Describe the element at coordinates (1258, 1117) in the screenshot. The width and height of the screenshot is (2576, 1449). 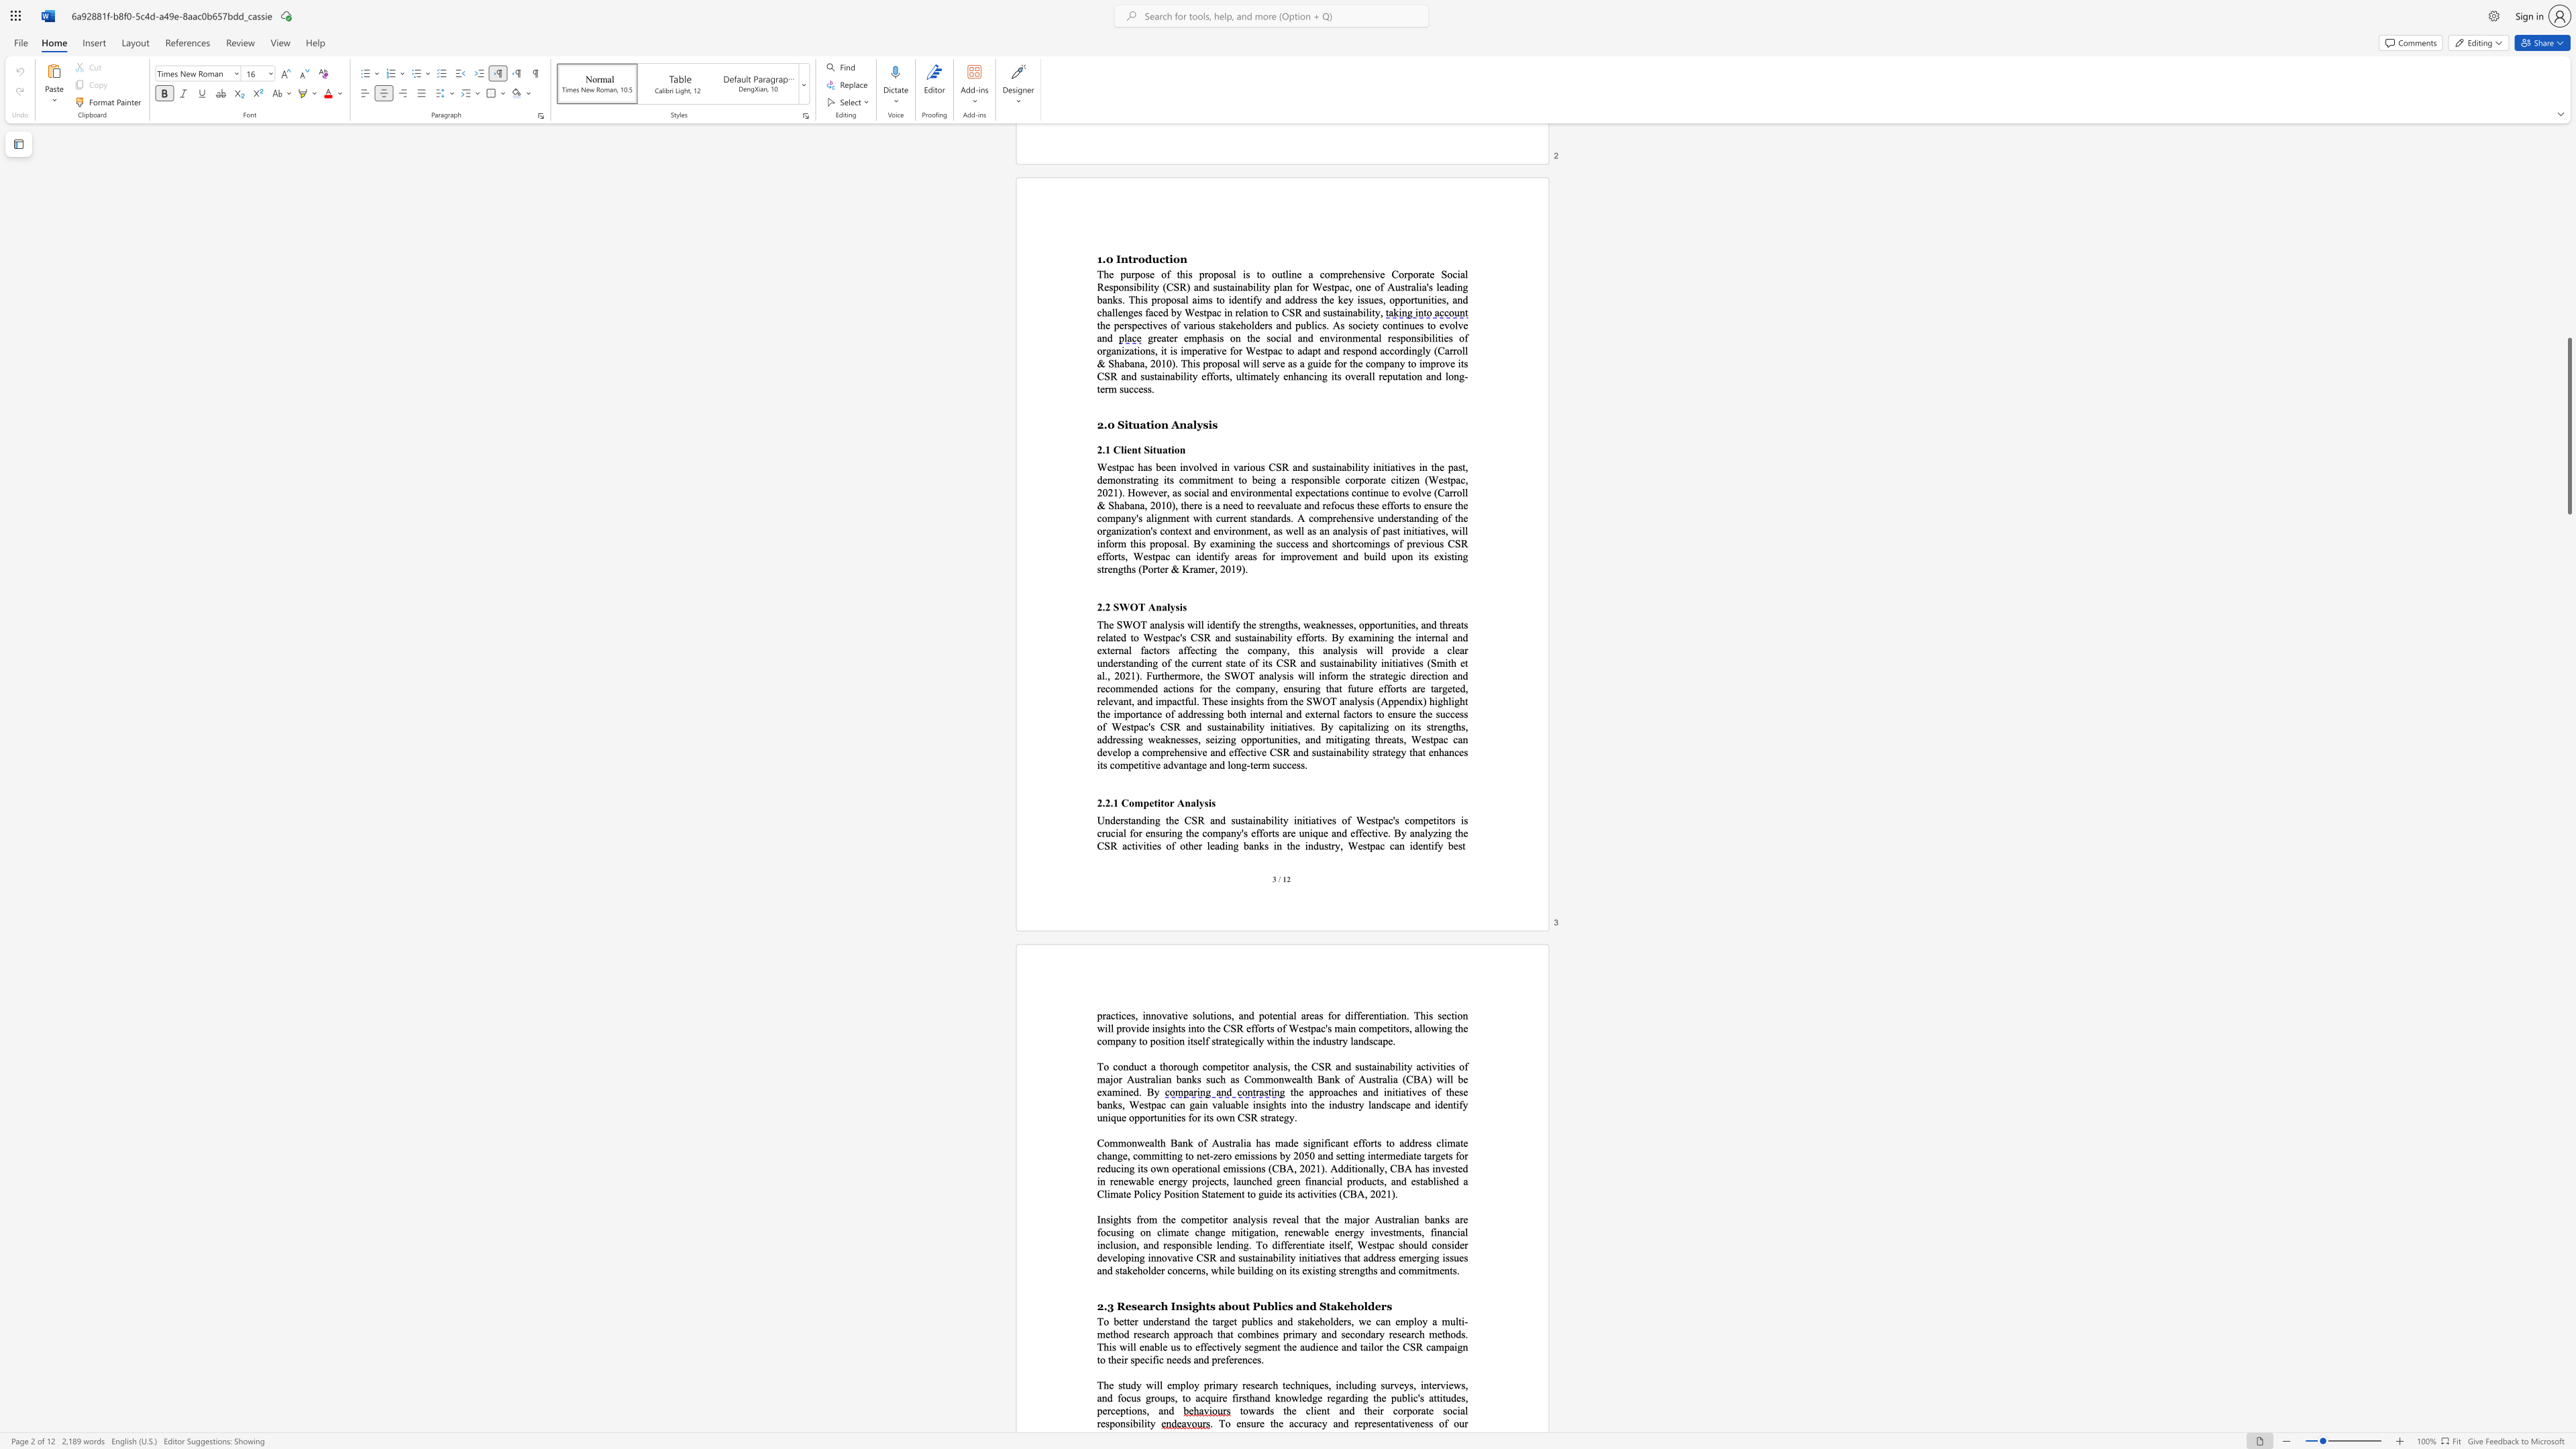
I see `the subset text "st" within the text "unique opportunities for its own CSR strategy."` at that location.